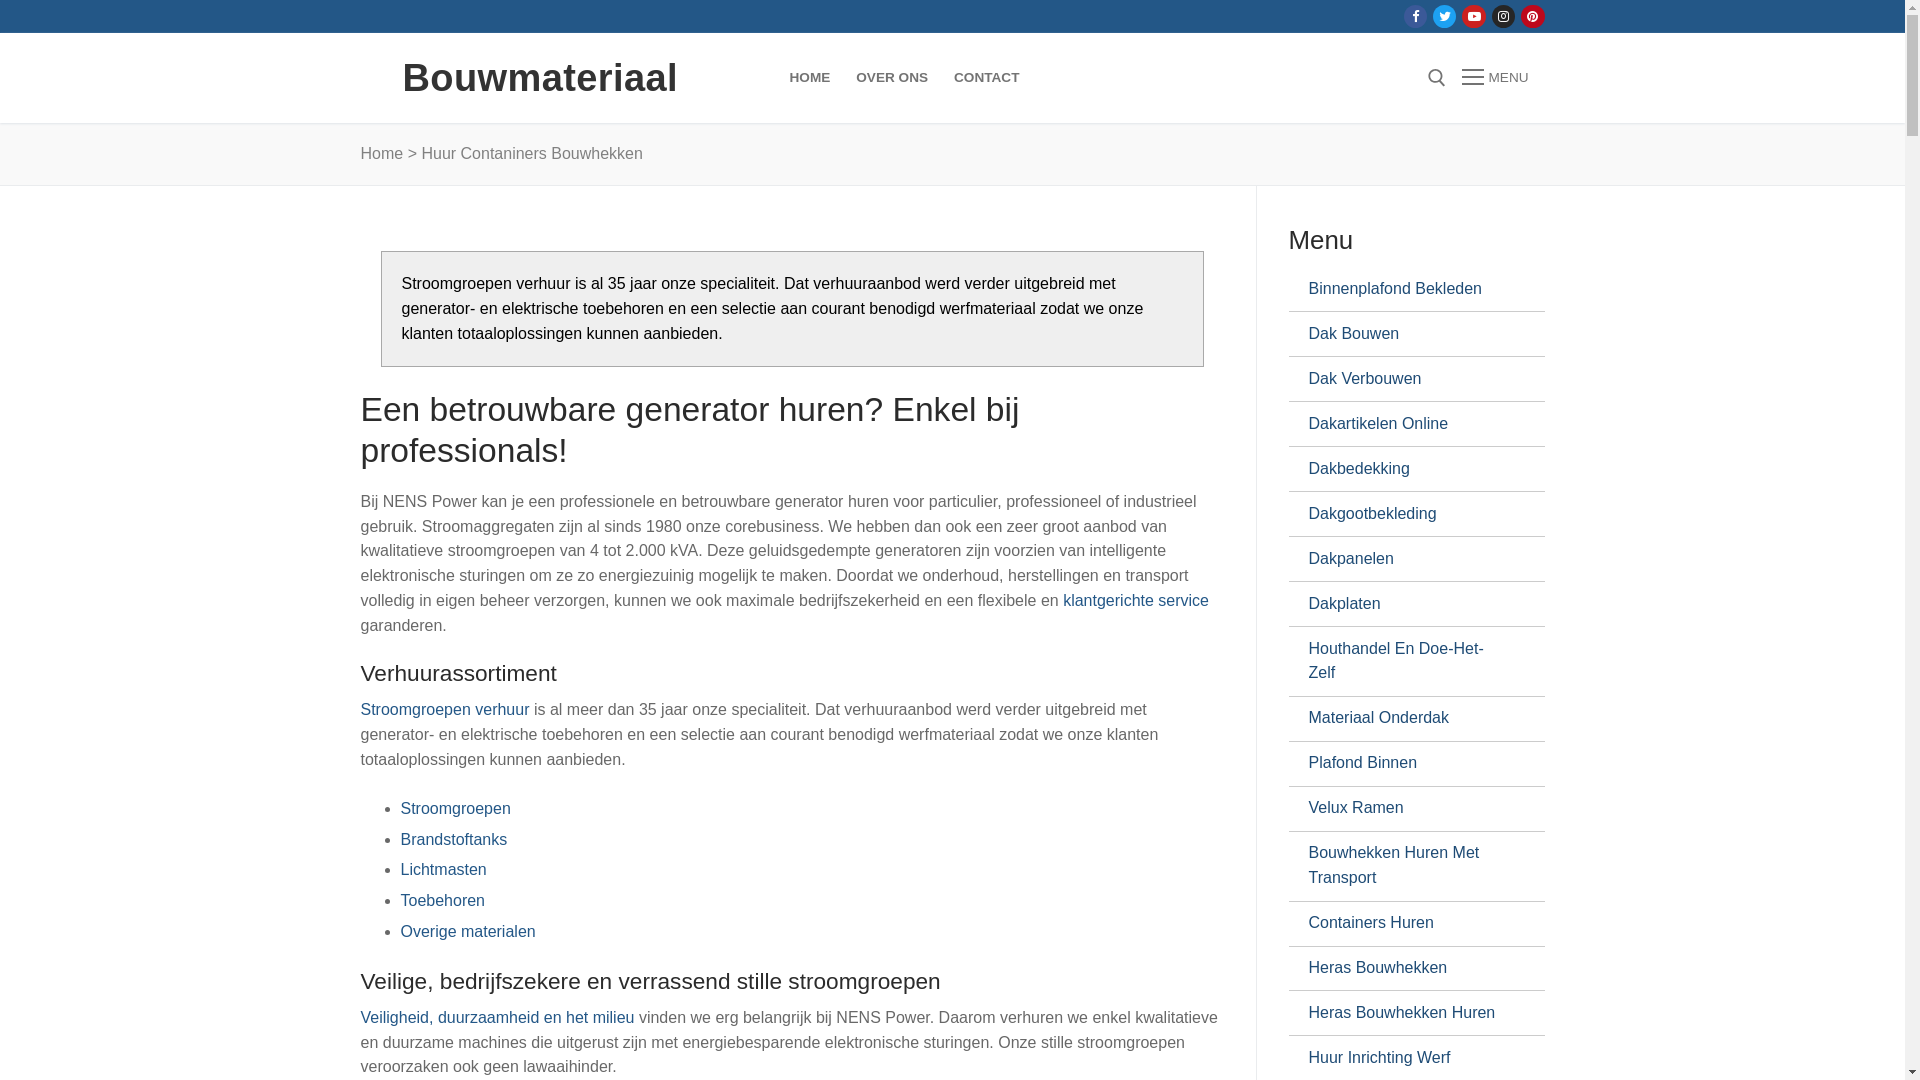 Image resolution: width=1920 pixels, height=1080 pixels. I want to click on 'OVER ONS', so click(891, 76).